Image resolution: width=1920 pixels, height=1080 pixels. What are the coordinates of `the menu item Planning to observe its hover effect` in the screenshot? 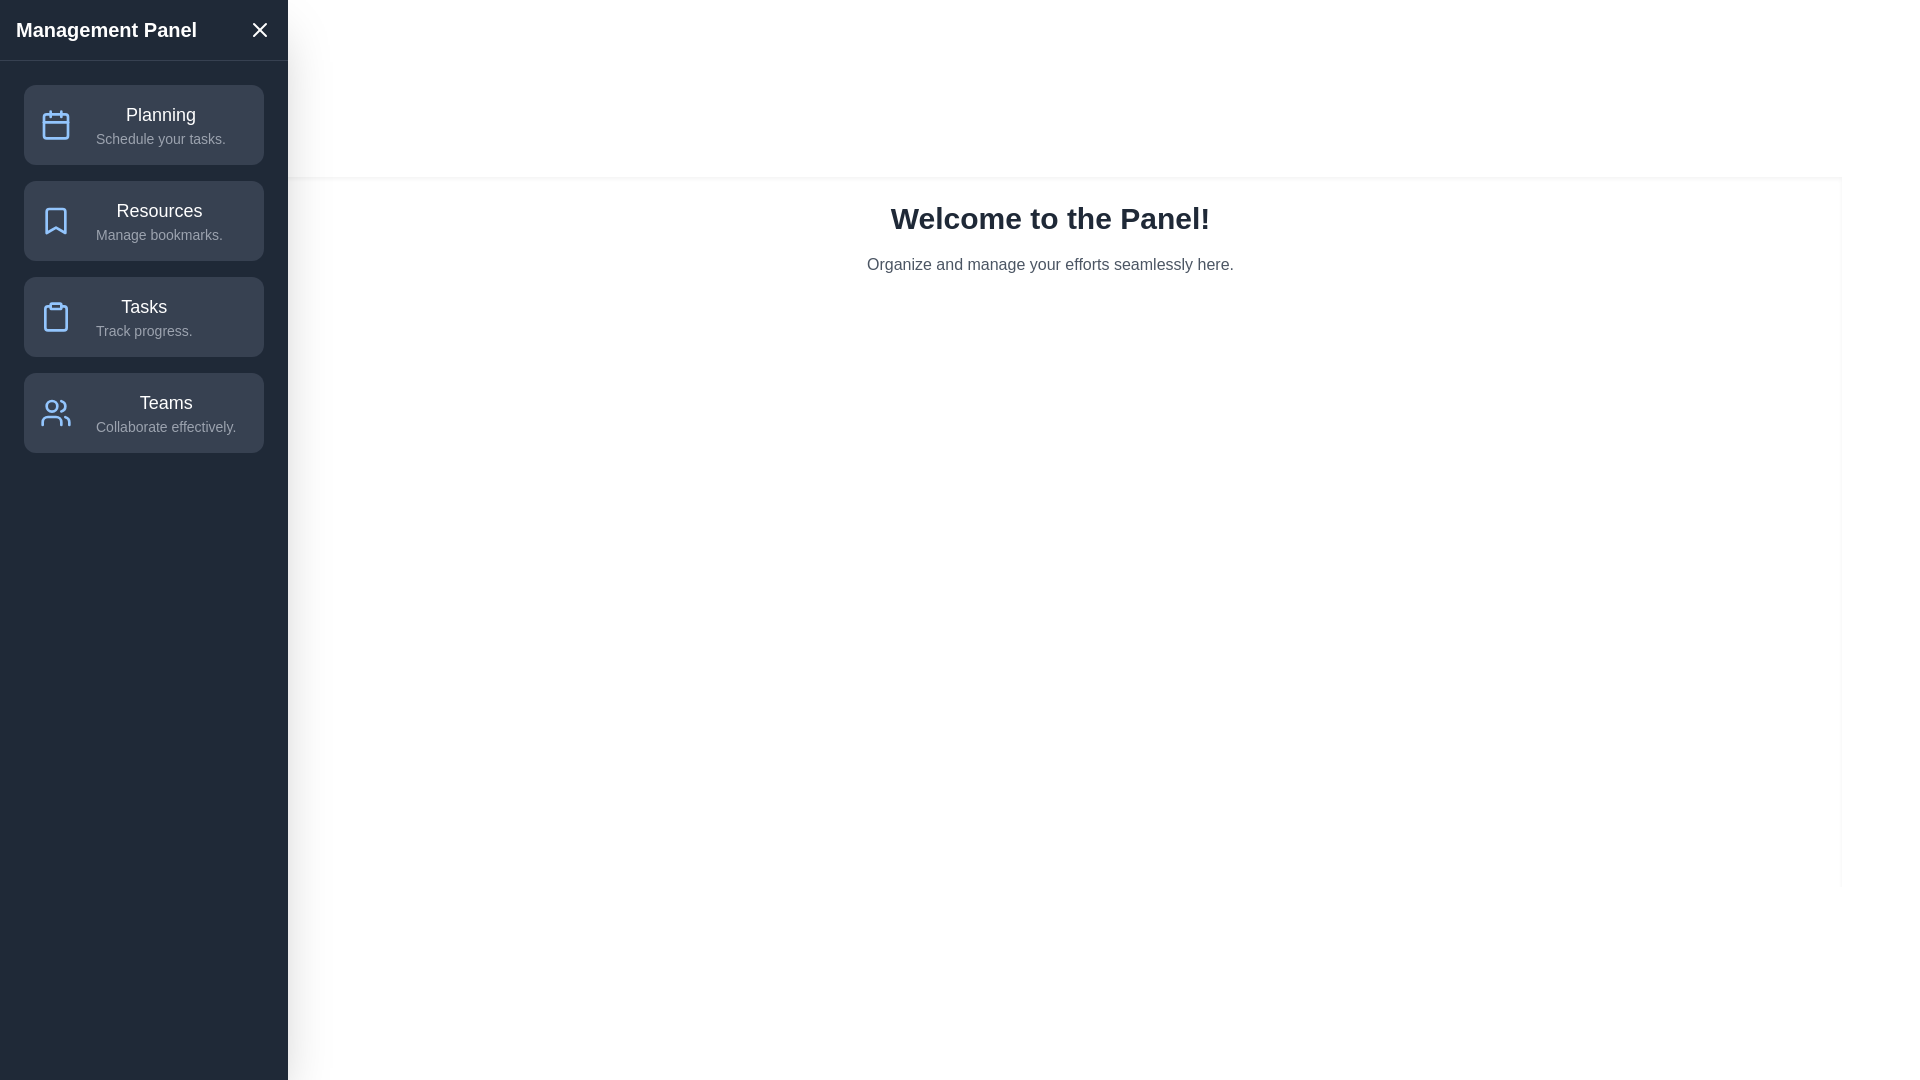 It's located at (143, 124).